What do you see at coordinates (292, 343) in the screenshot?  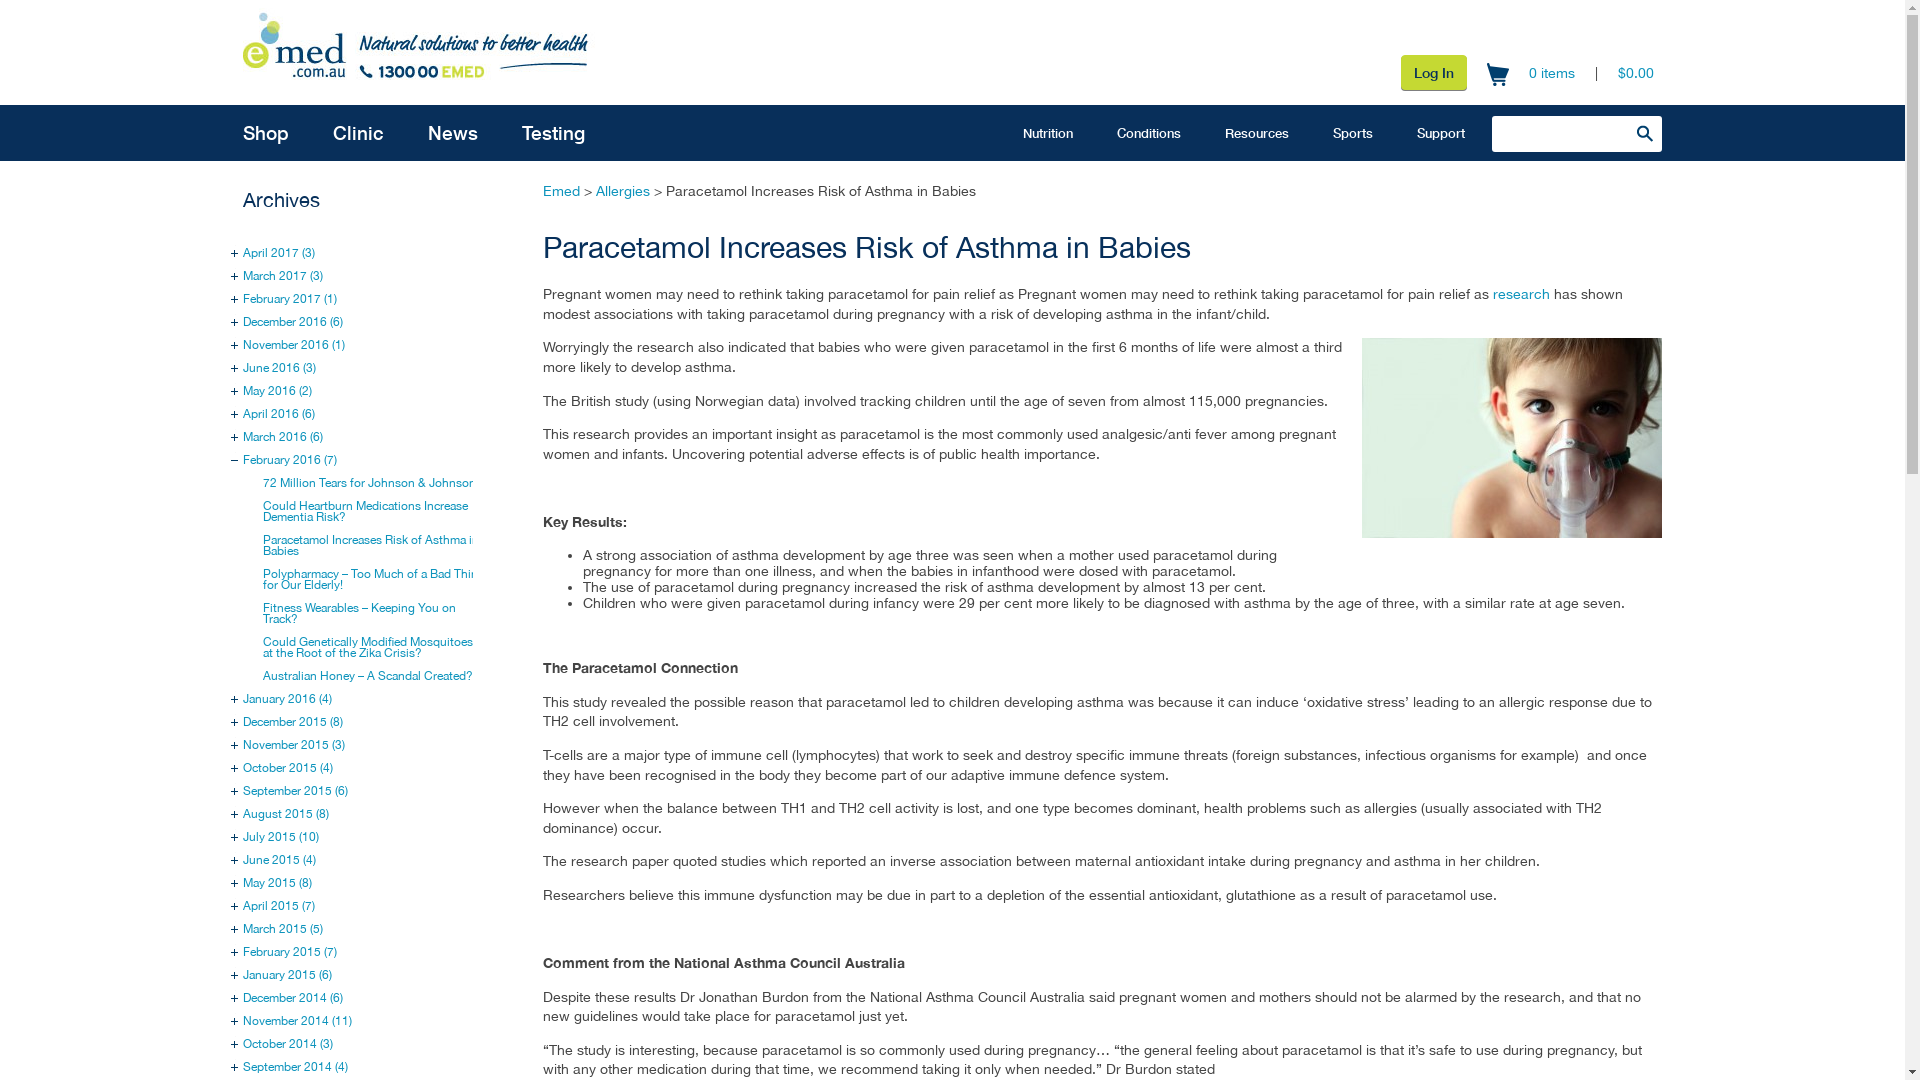 I see `'November 2016 (1)'` at bounding box center [292, 343].